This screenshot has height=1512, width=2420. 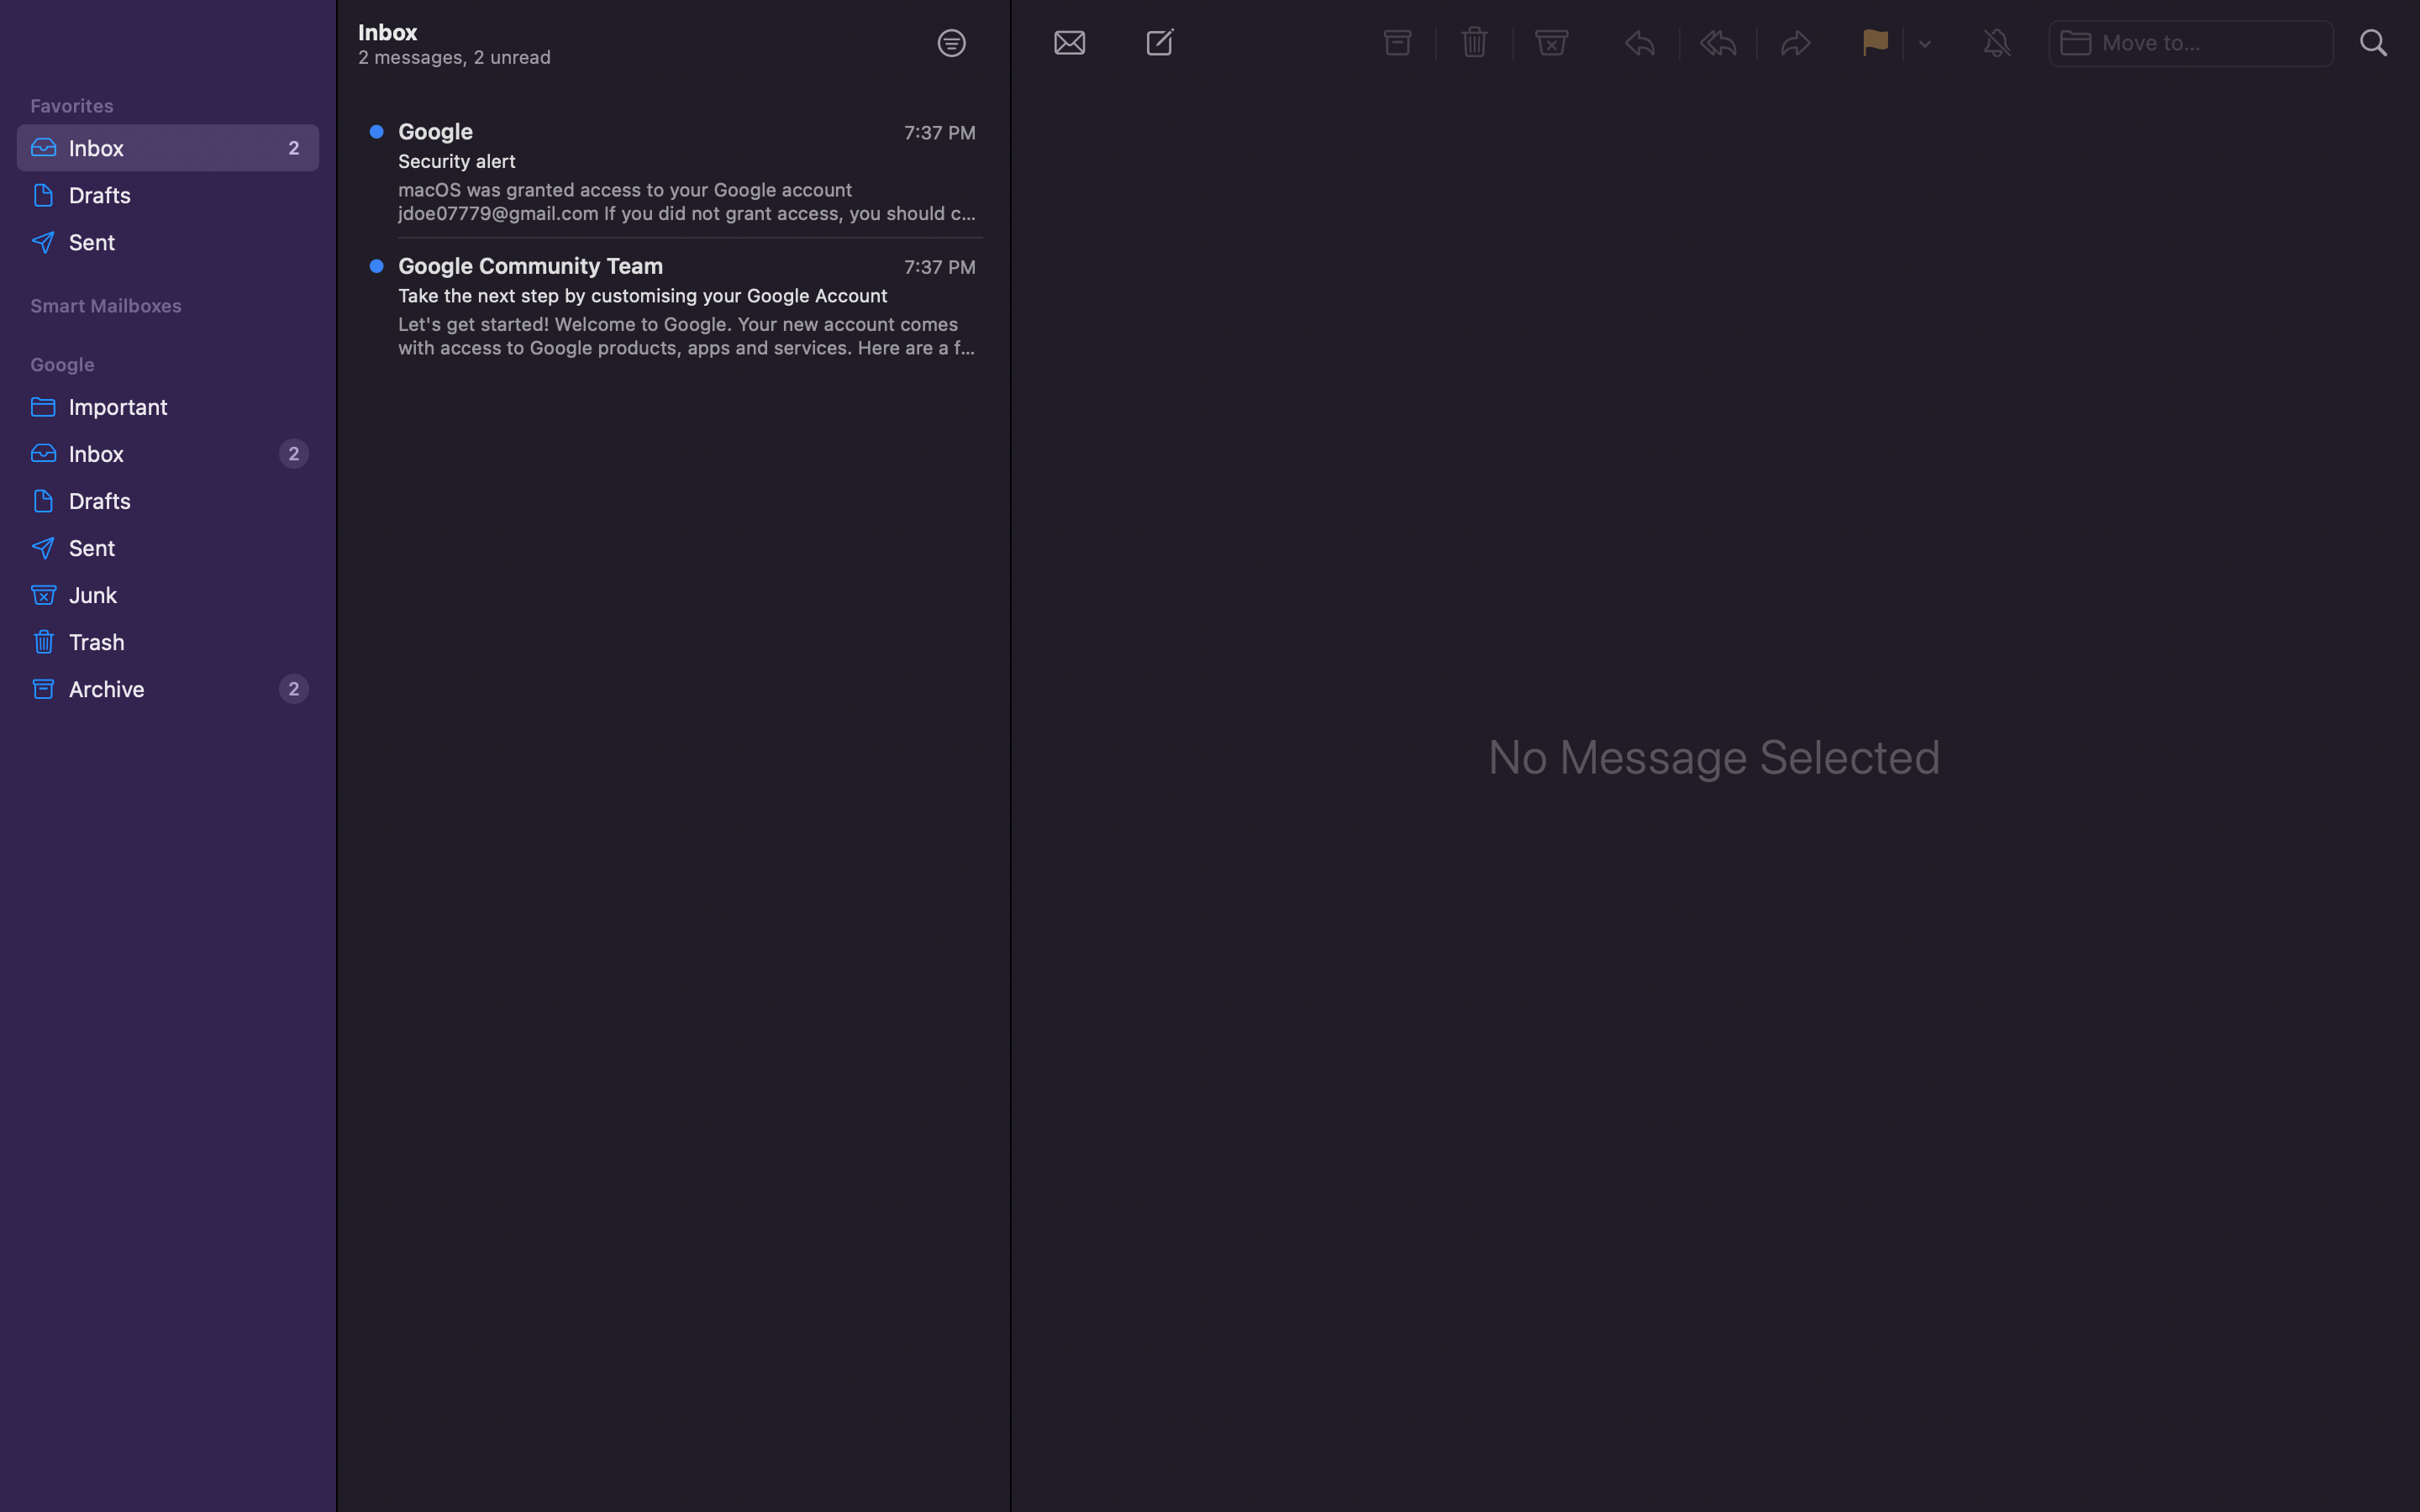 What do you see at coordinates (164, 403) in the screenshot?
I see `Navigate and open the crucial mail` at bounding box center [164, 403].